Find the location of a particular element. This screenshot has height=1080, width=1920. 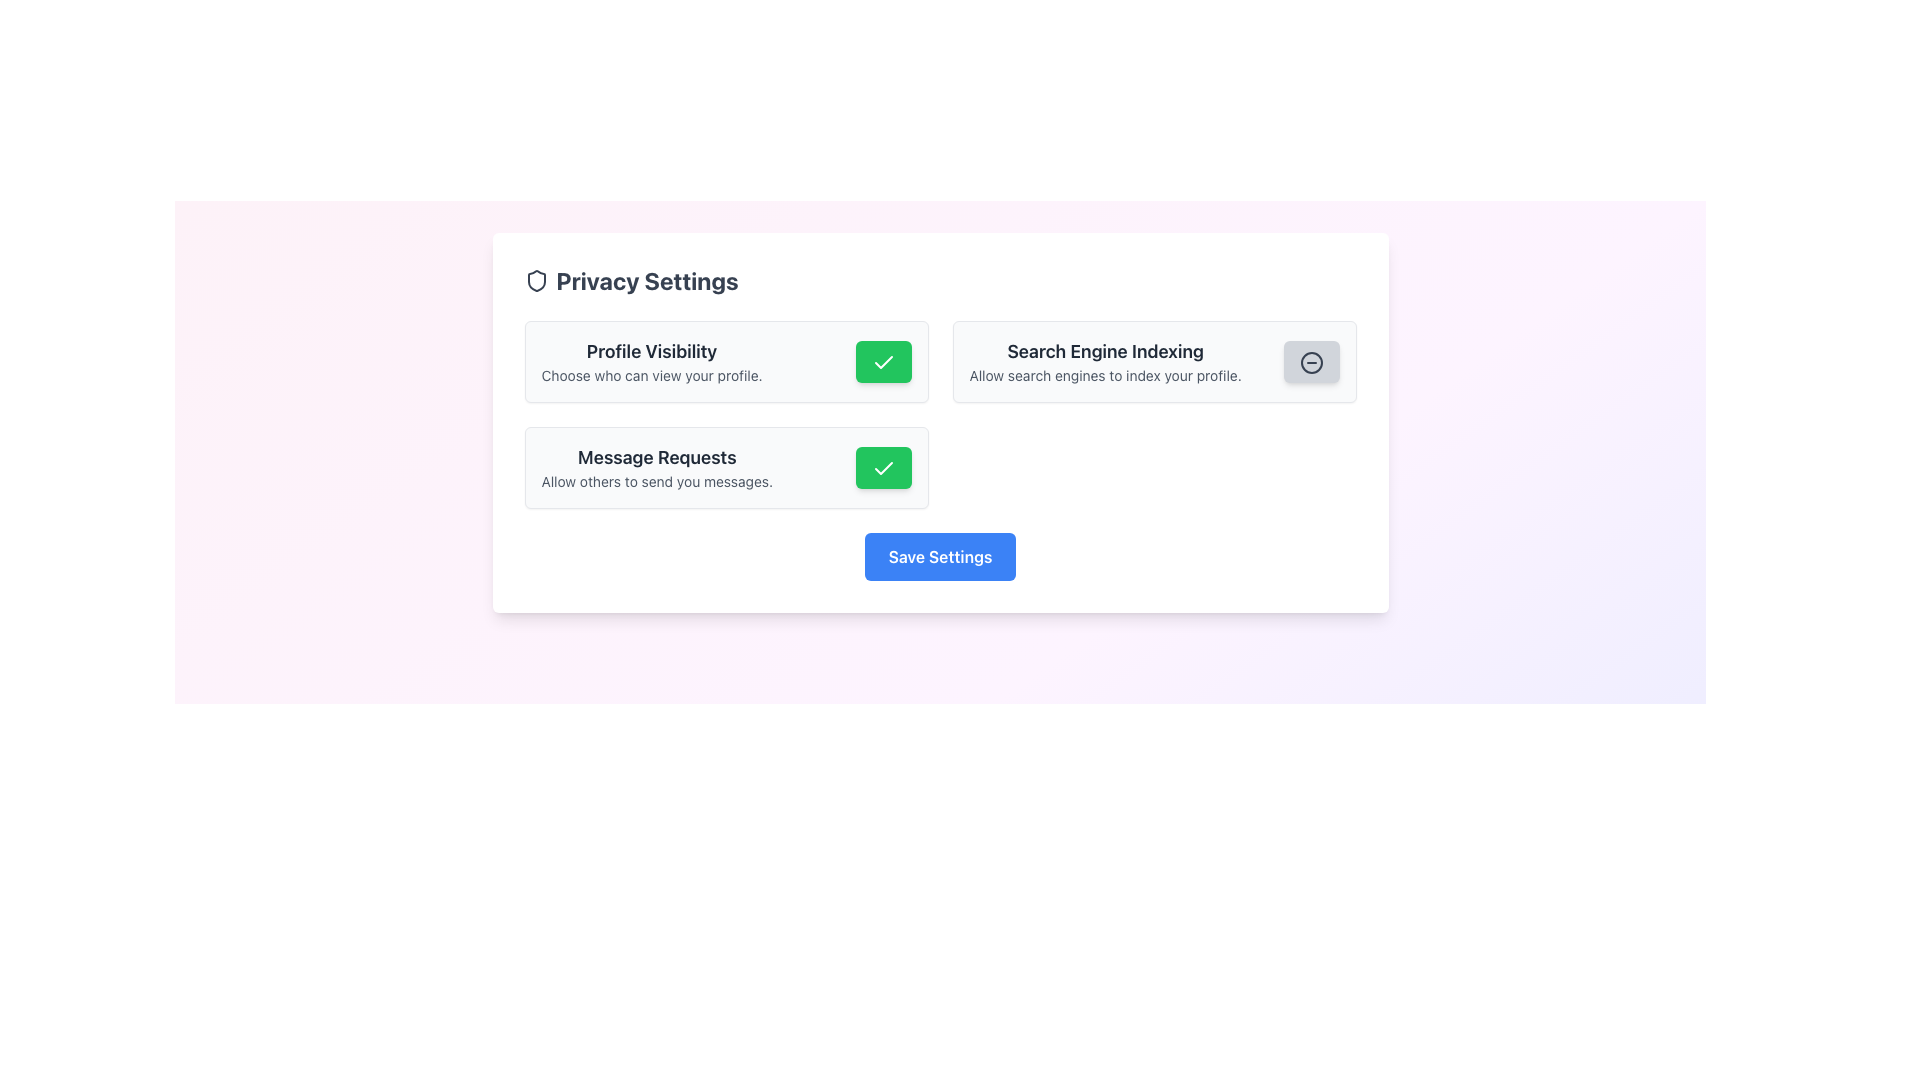

the checkmark icon with a green background located in the second row of controls titled 'Message Requests' under 'Privacy Settings' is located at coordinates (882, 468).